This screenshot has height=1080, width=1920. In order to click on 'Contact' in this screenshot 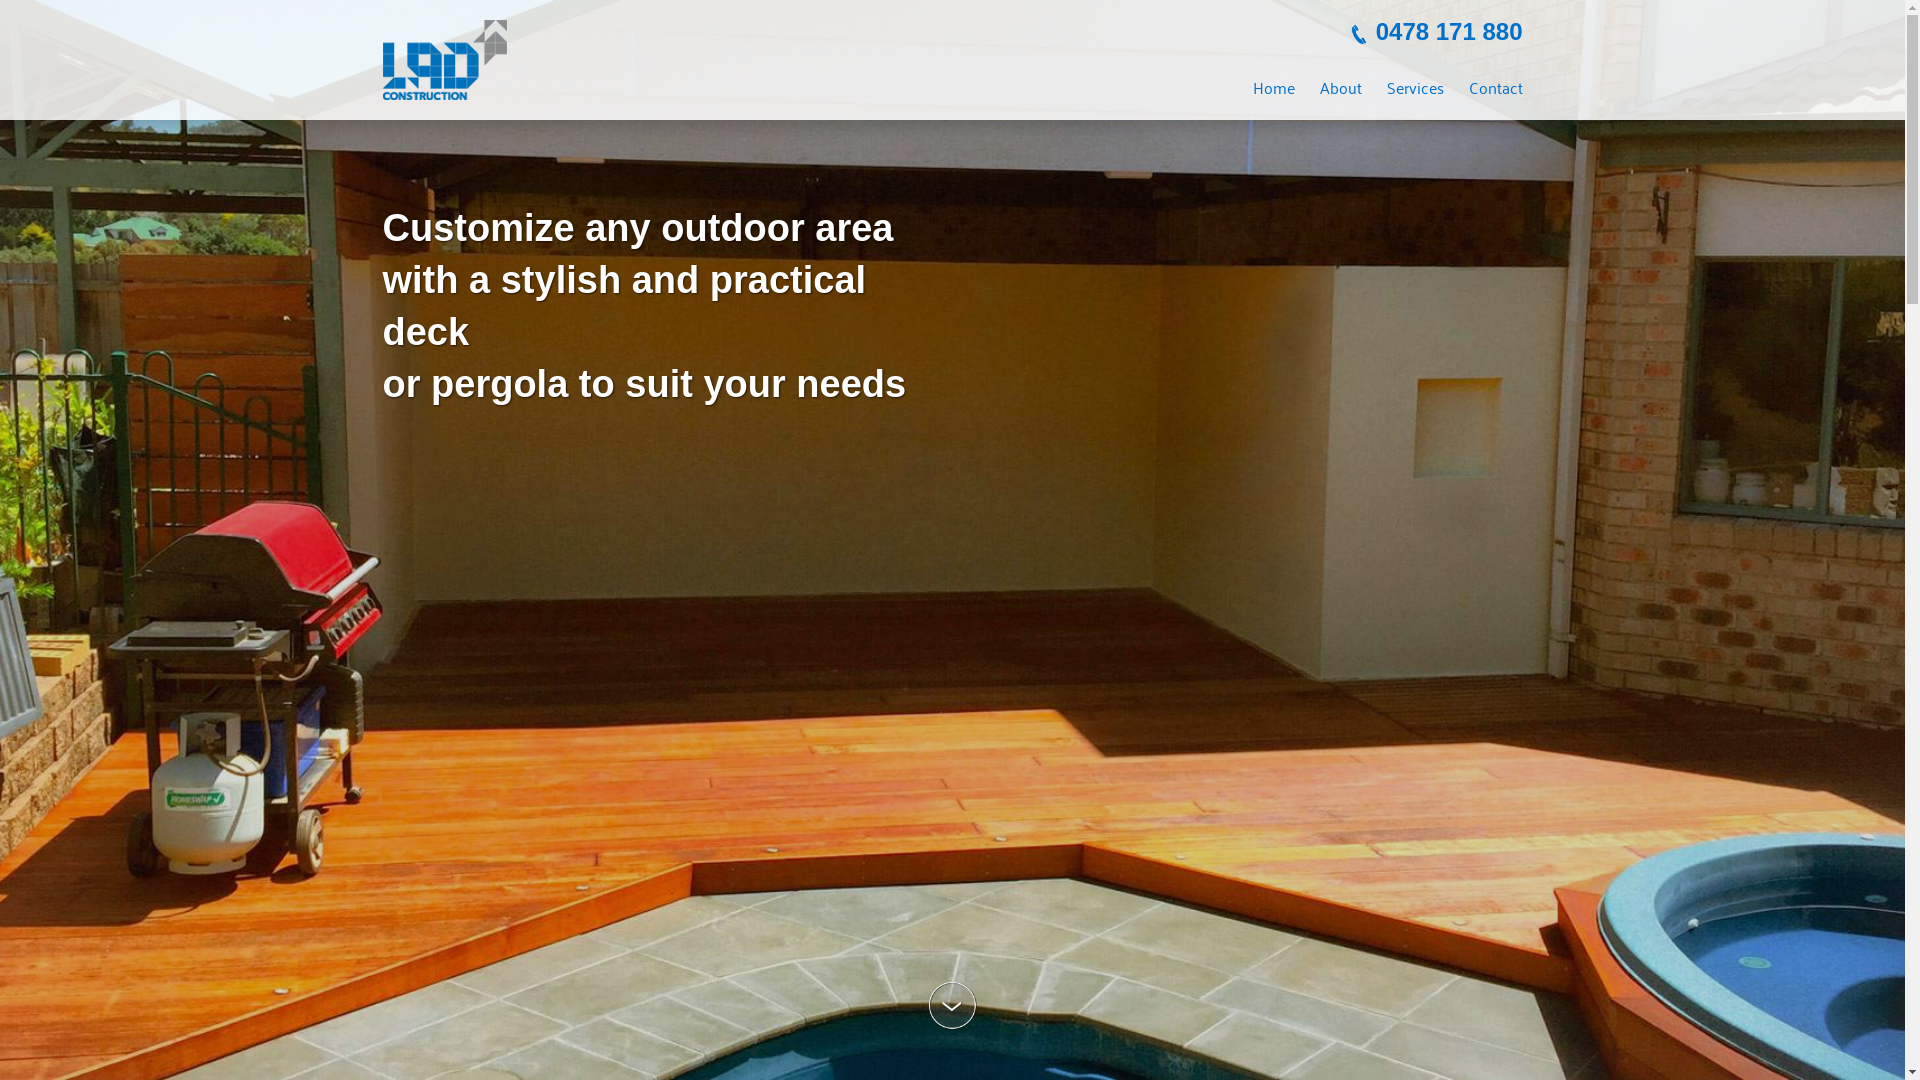, I will do `click(1494, 86)`.